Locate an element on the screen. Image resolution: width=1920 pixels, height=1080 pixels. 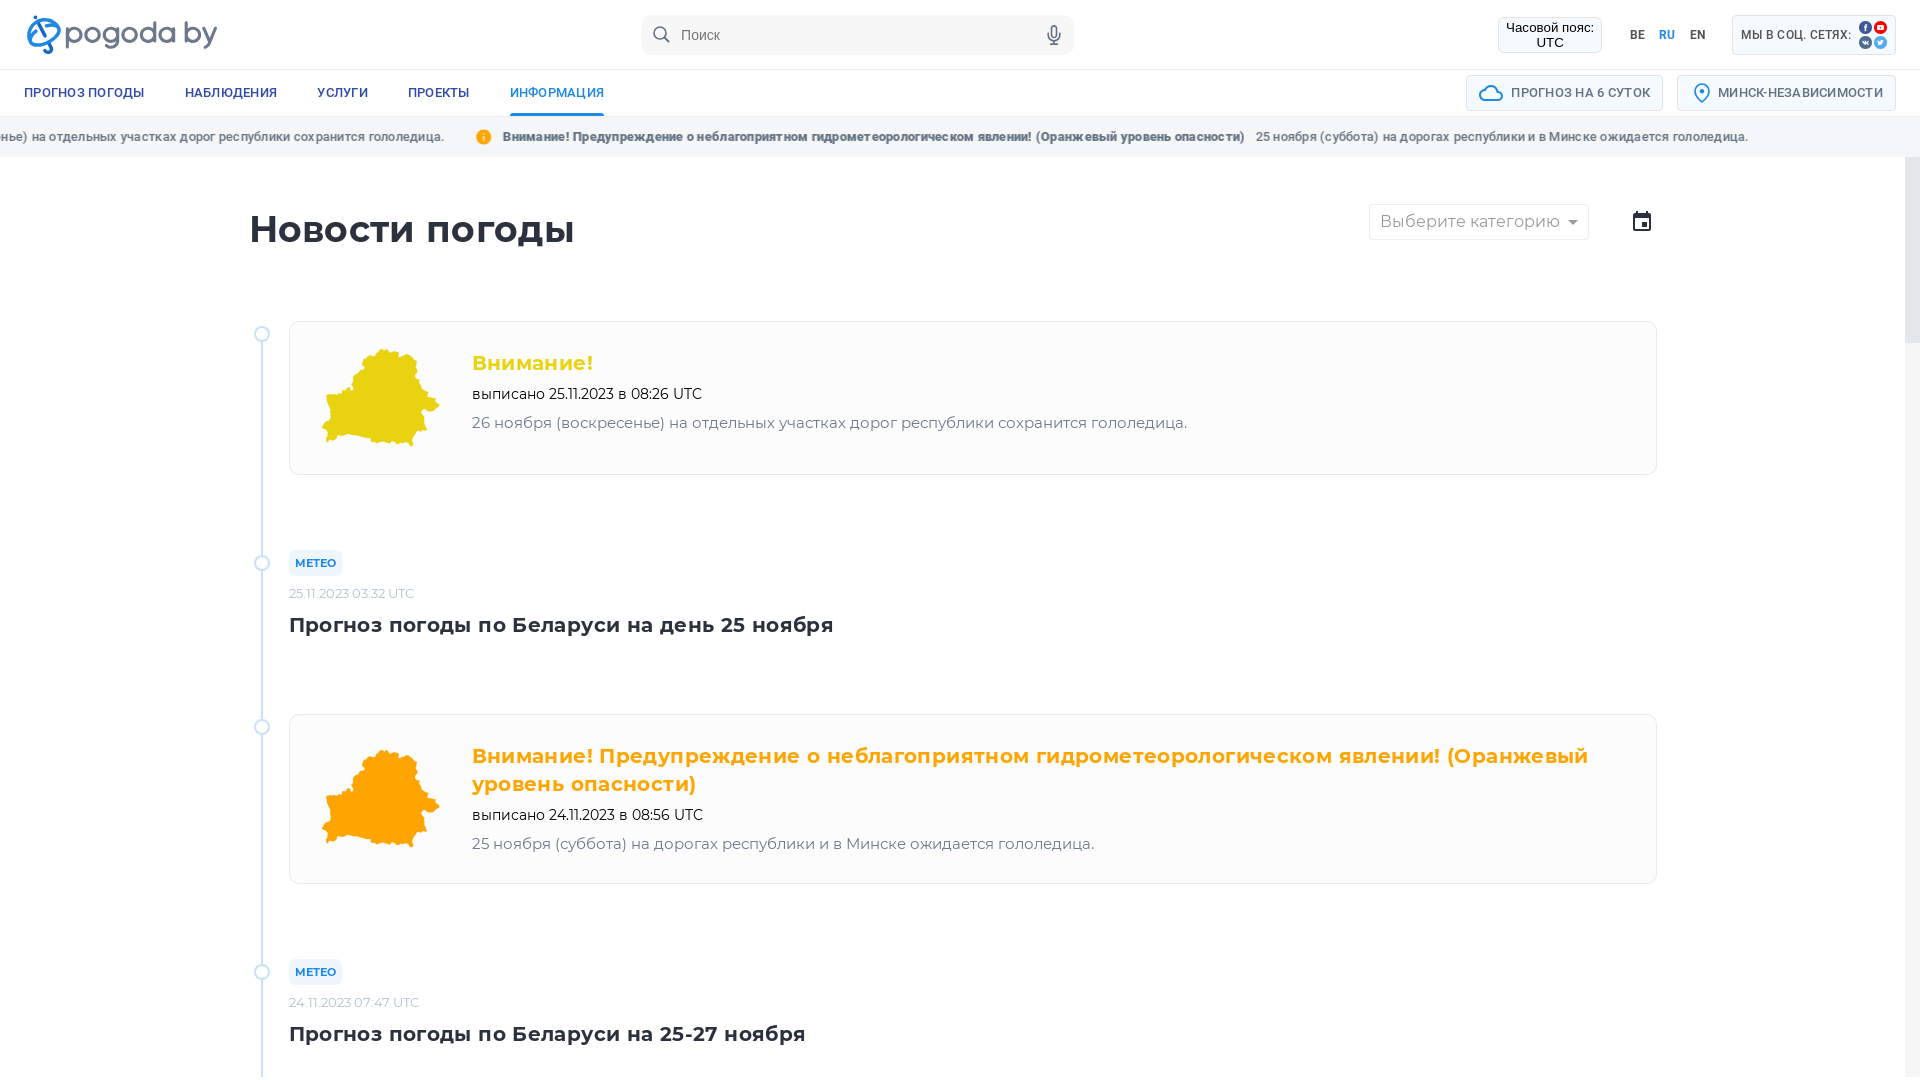
'EN' is located at coordinates (1696, 34).